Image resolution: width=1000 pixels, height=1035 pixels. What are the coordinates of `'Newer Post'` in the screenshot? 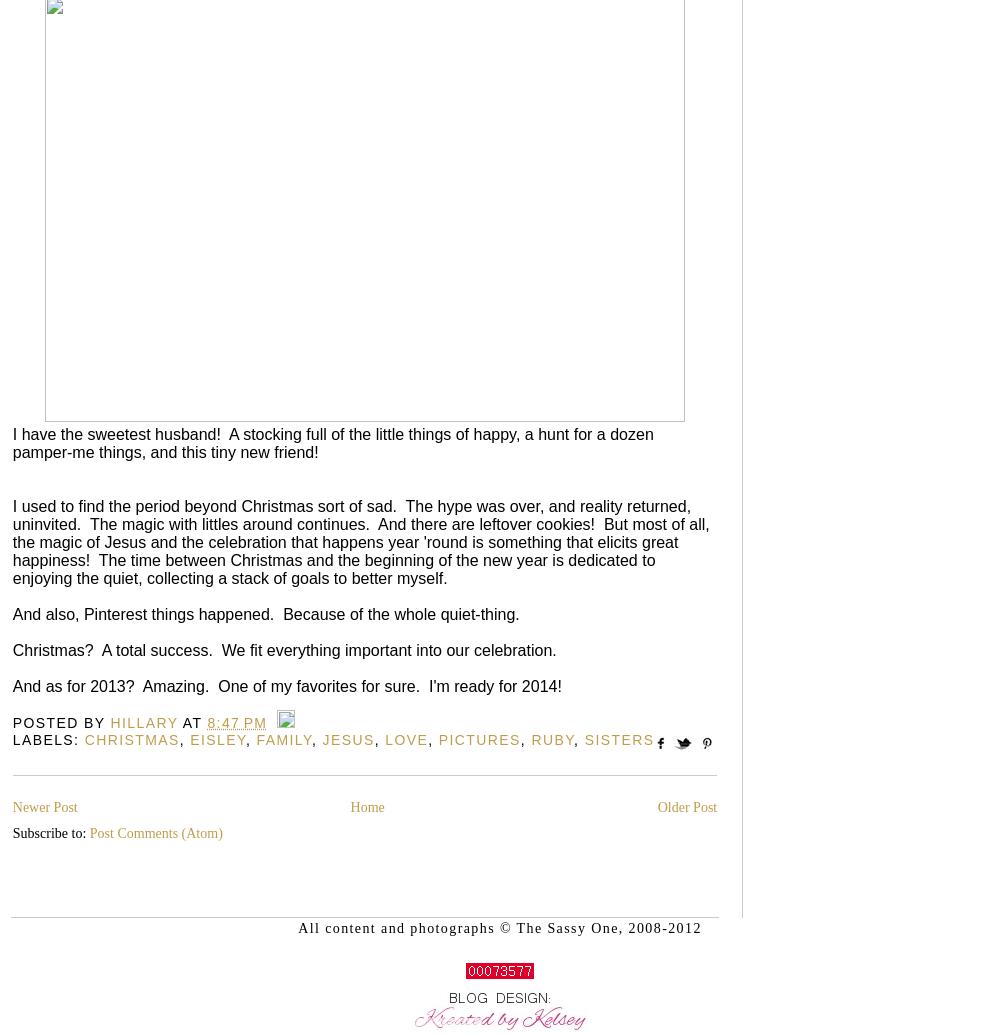 It's located at (44, 806).